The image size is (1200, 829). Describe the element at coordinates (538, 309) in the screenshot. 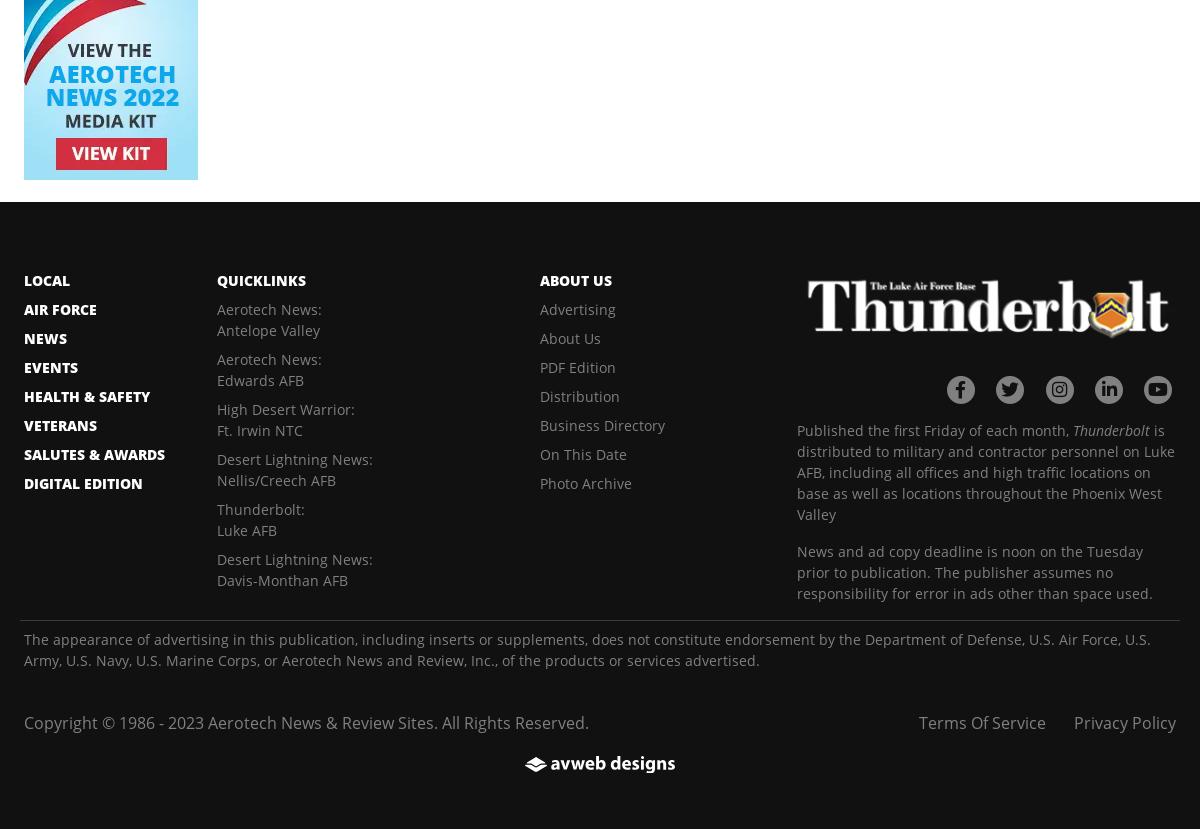

I see `'Advertising'` at that location.